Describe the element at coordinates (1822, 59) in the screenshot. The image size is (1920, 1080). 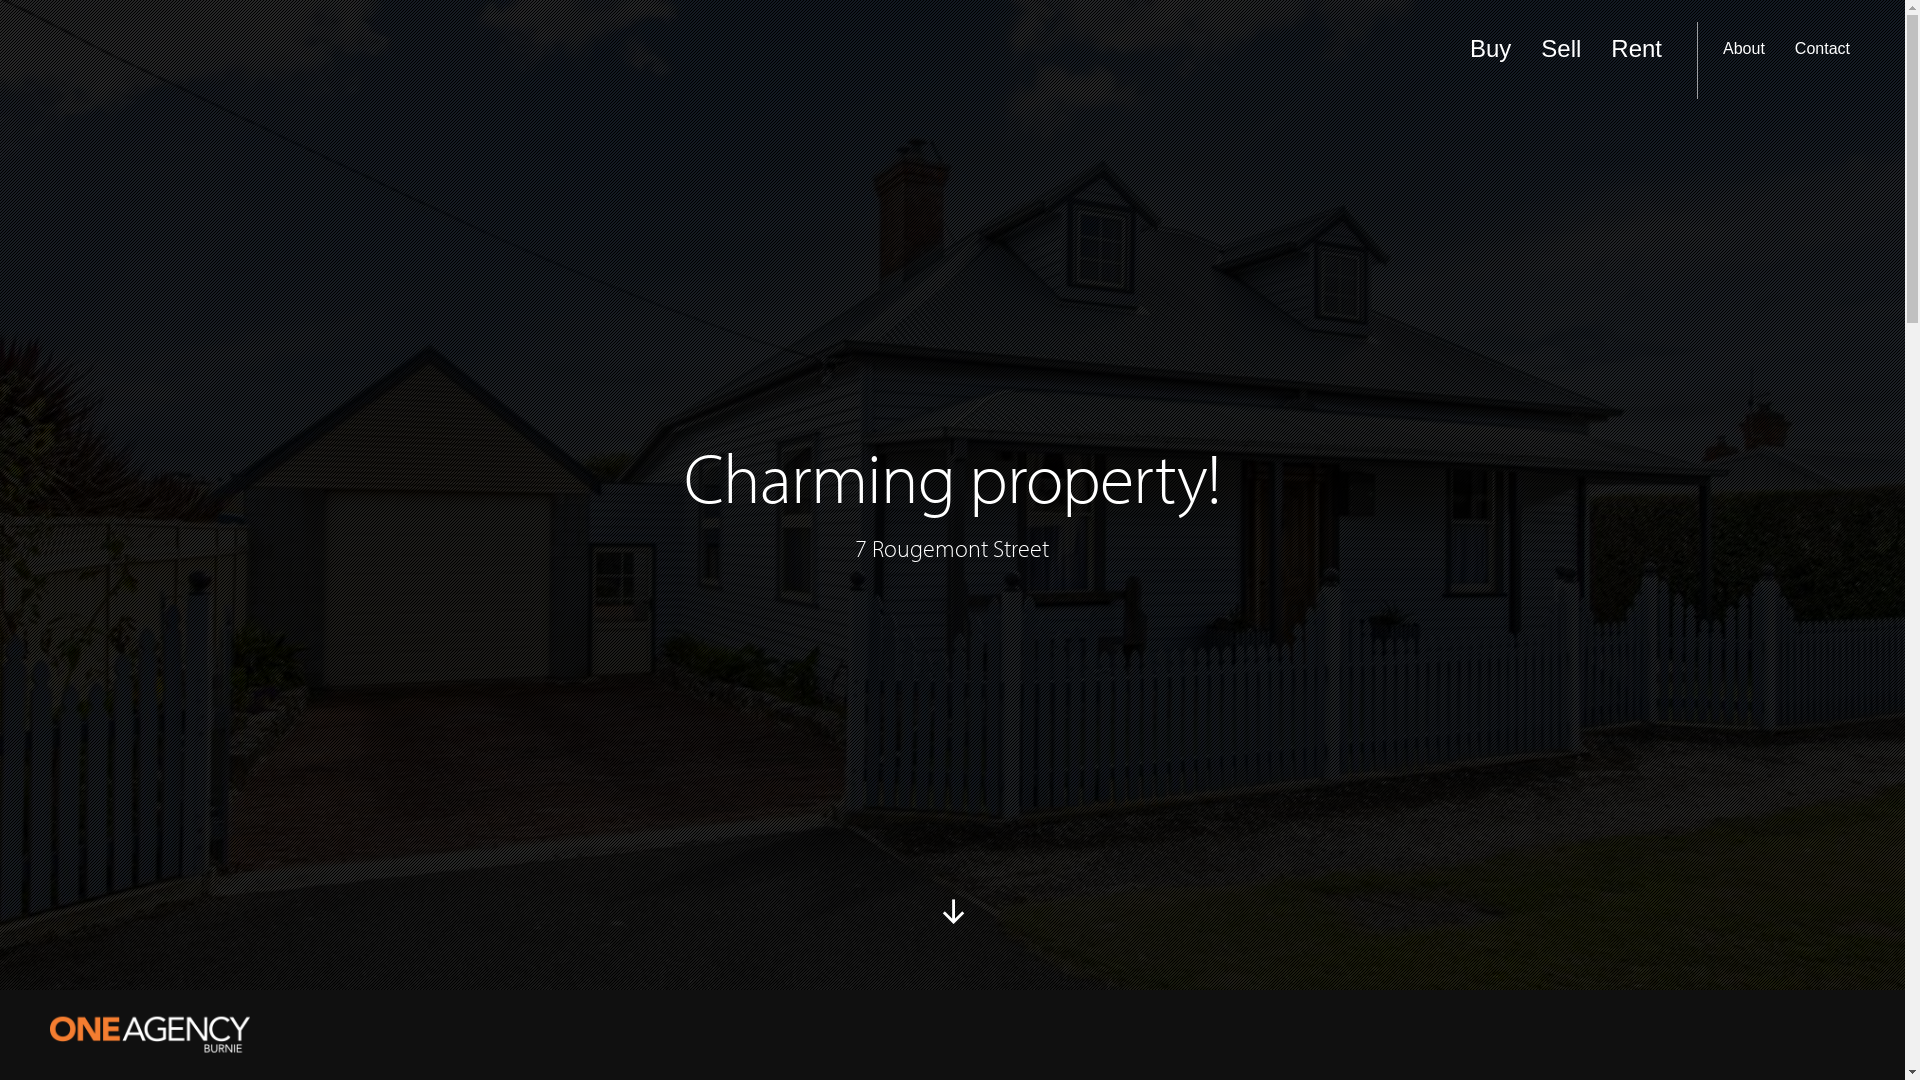
I see `'Contact'` at that location.